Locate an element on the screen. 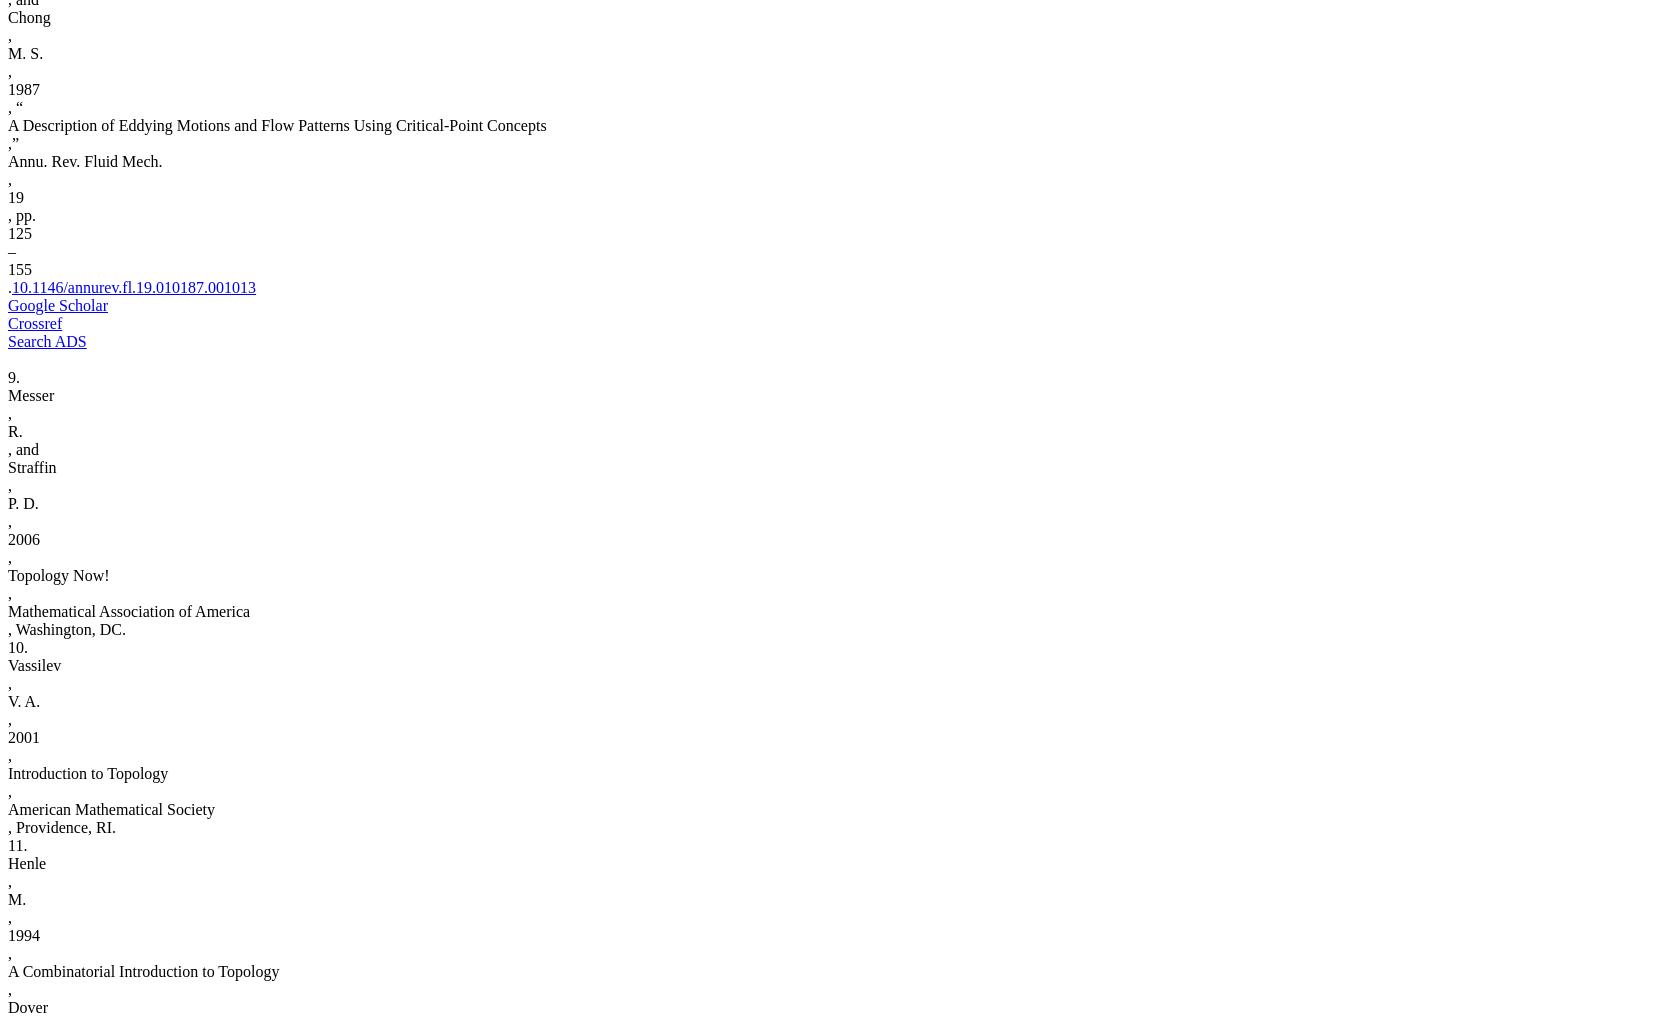 This screenshot has height=1028, width=1656. 'P. D.' is located at coordinates (22, 502).